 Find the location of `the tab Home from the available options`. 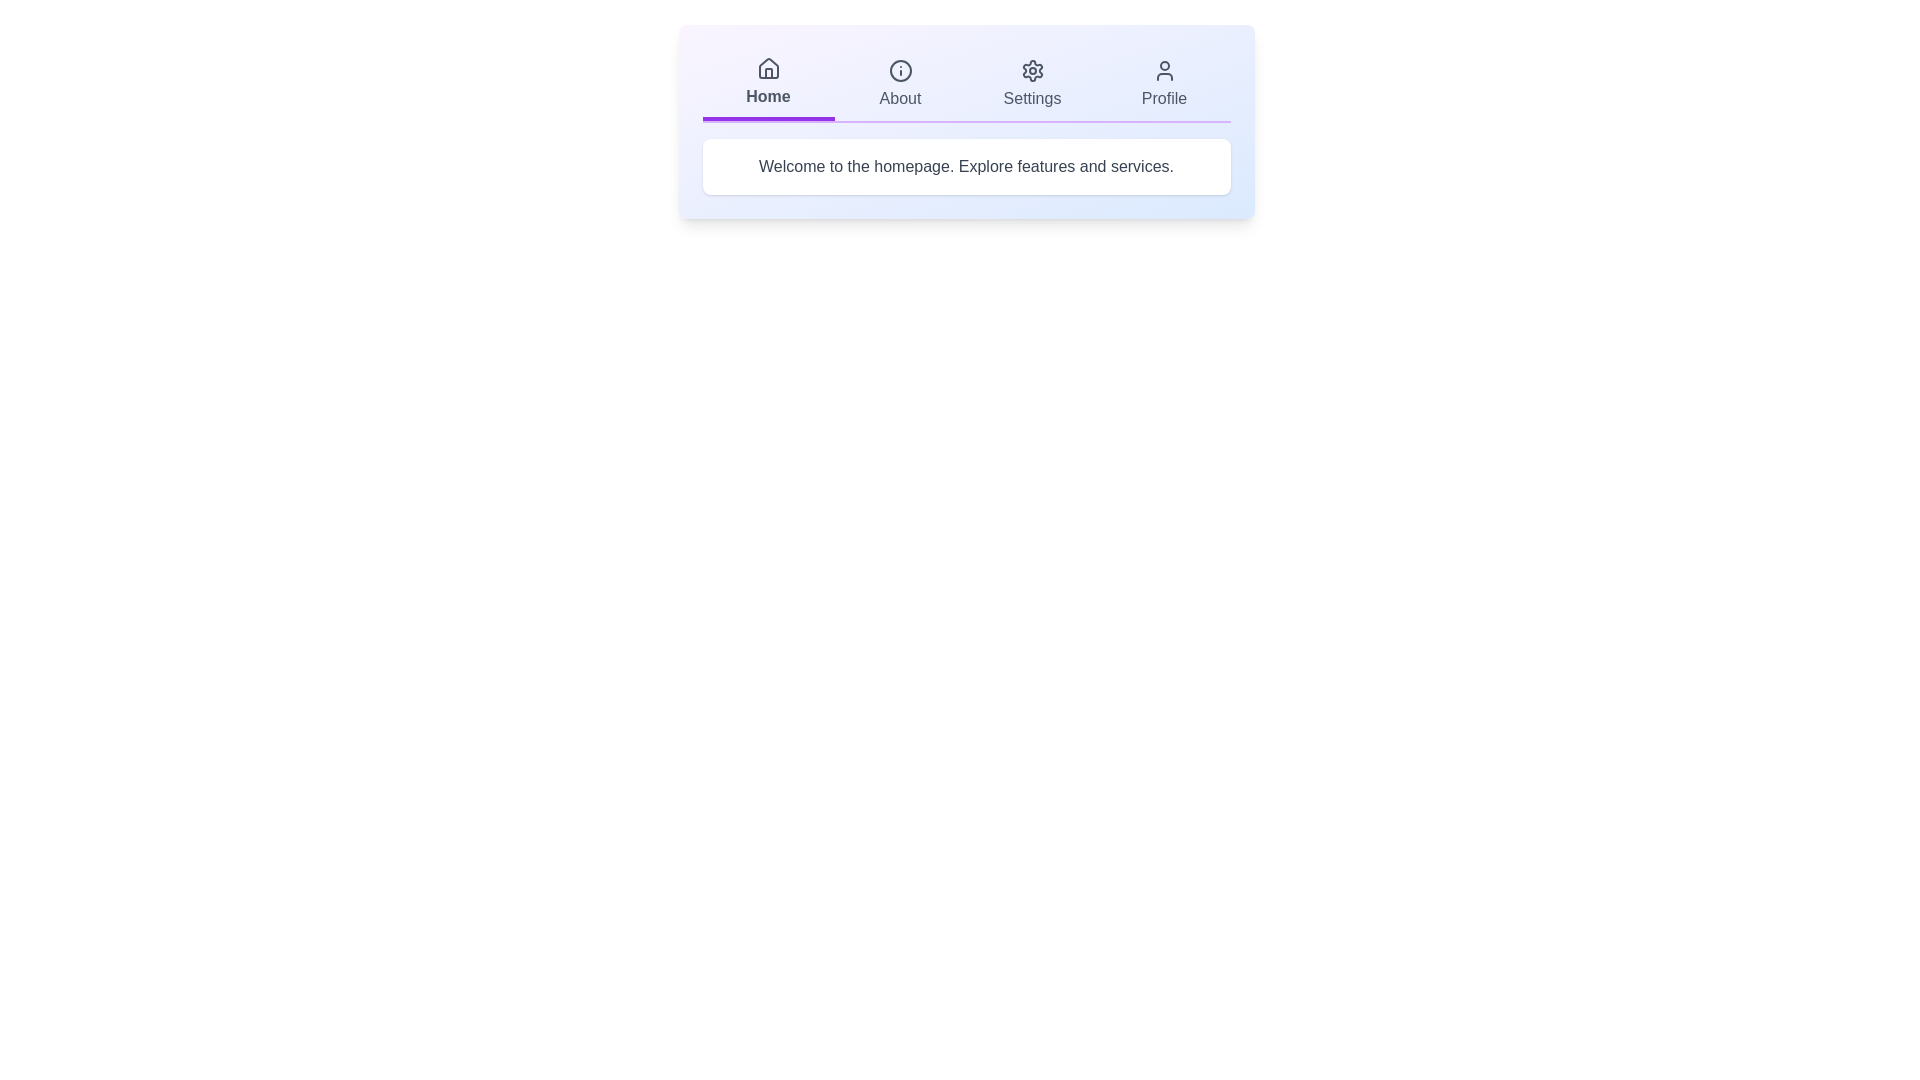

the tab Home from the available options is located at coordinates (767, 83).